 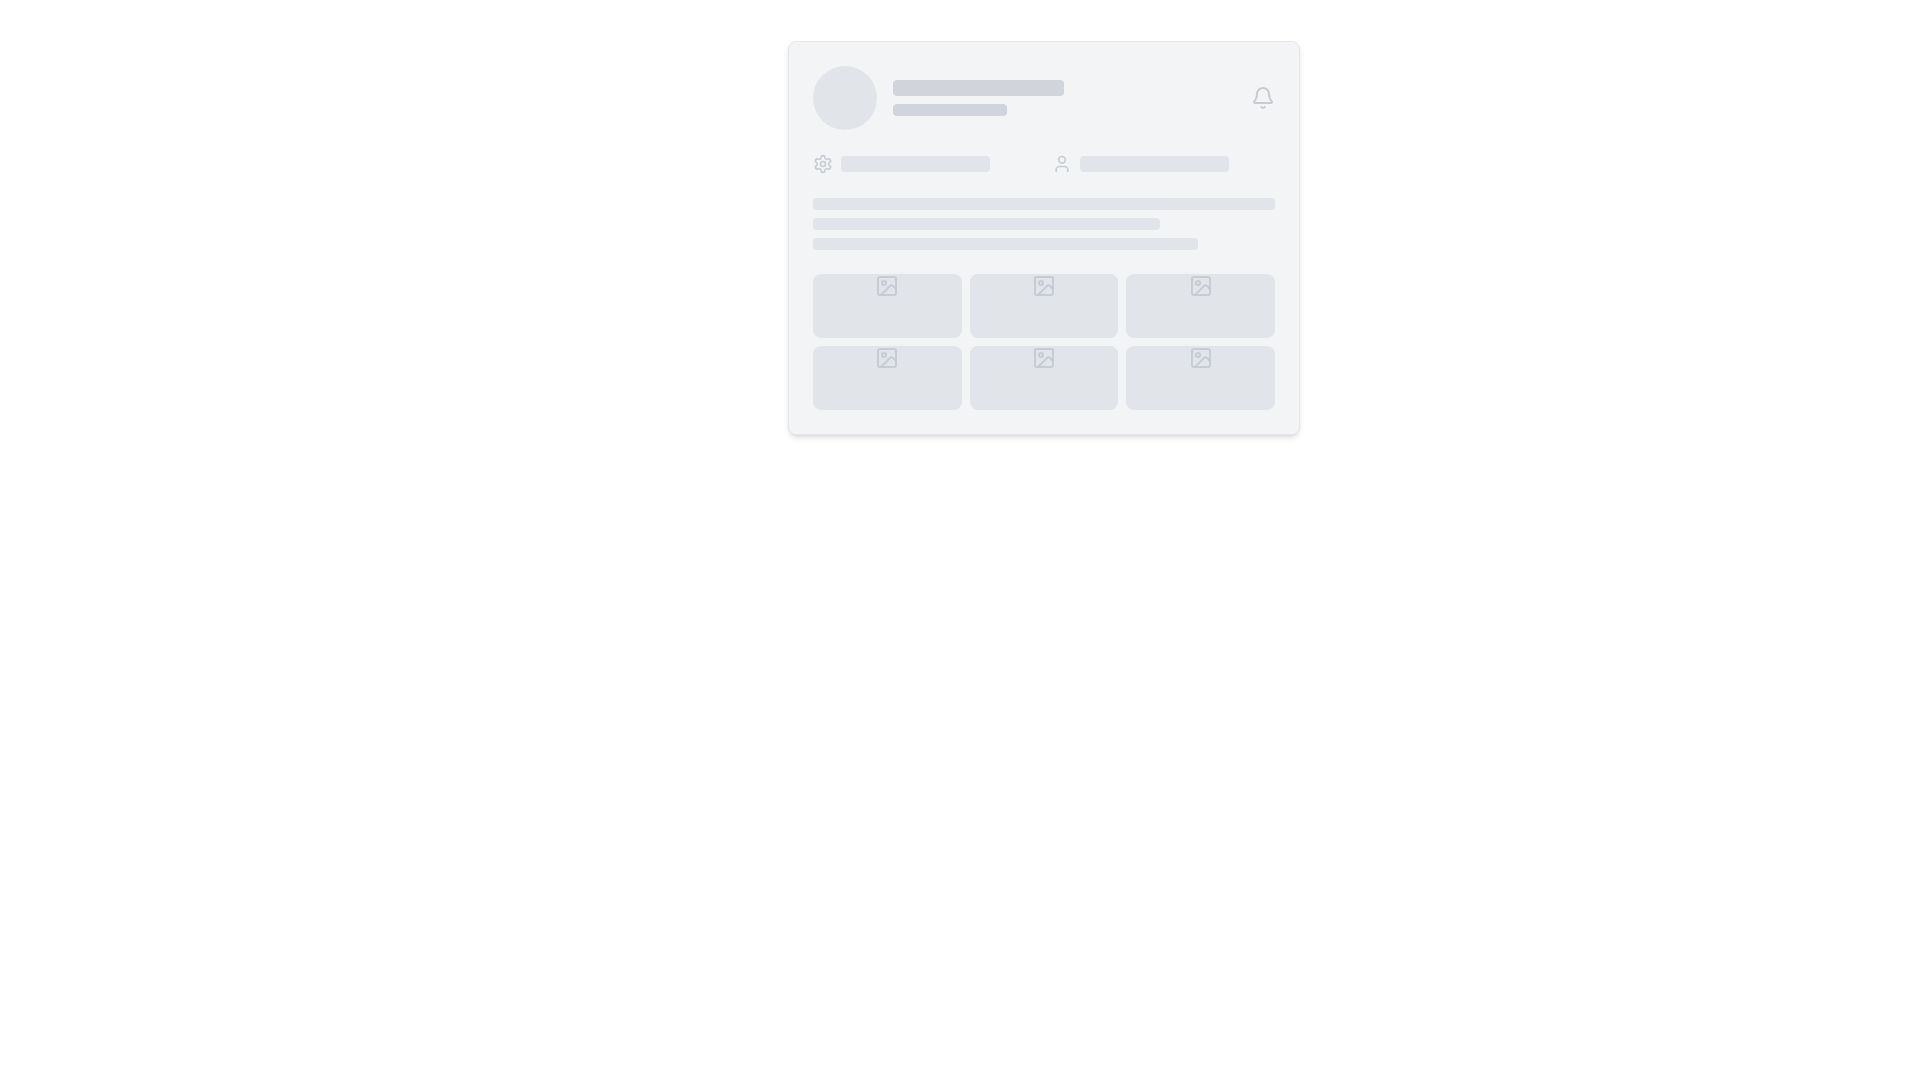 I want to click on the decorative bar or placeholder located near the top of the interface, just beneath the circular profile area, so click(x=978, y=87).